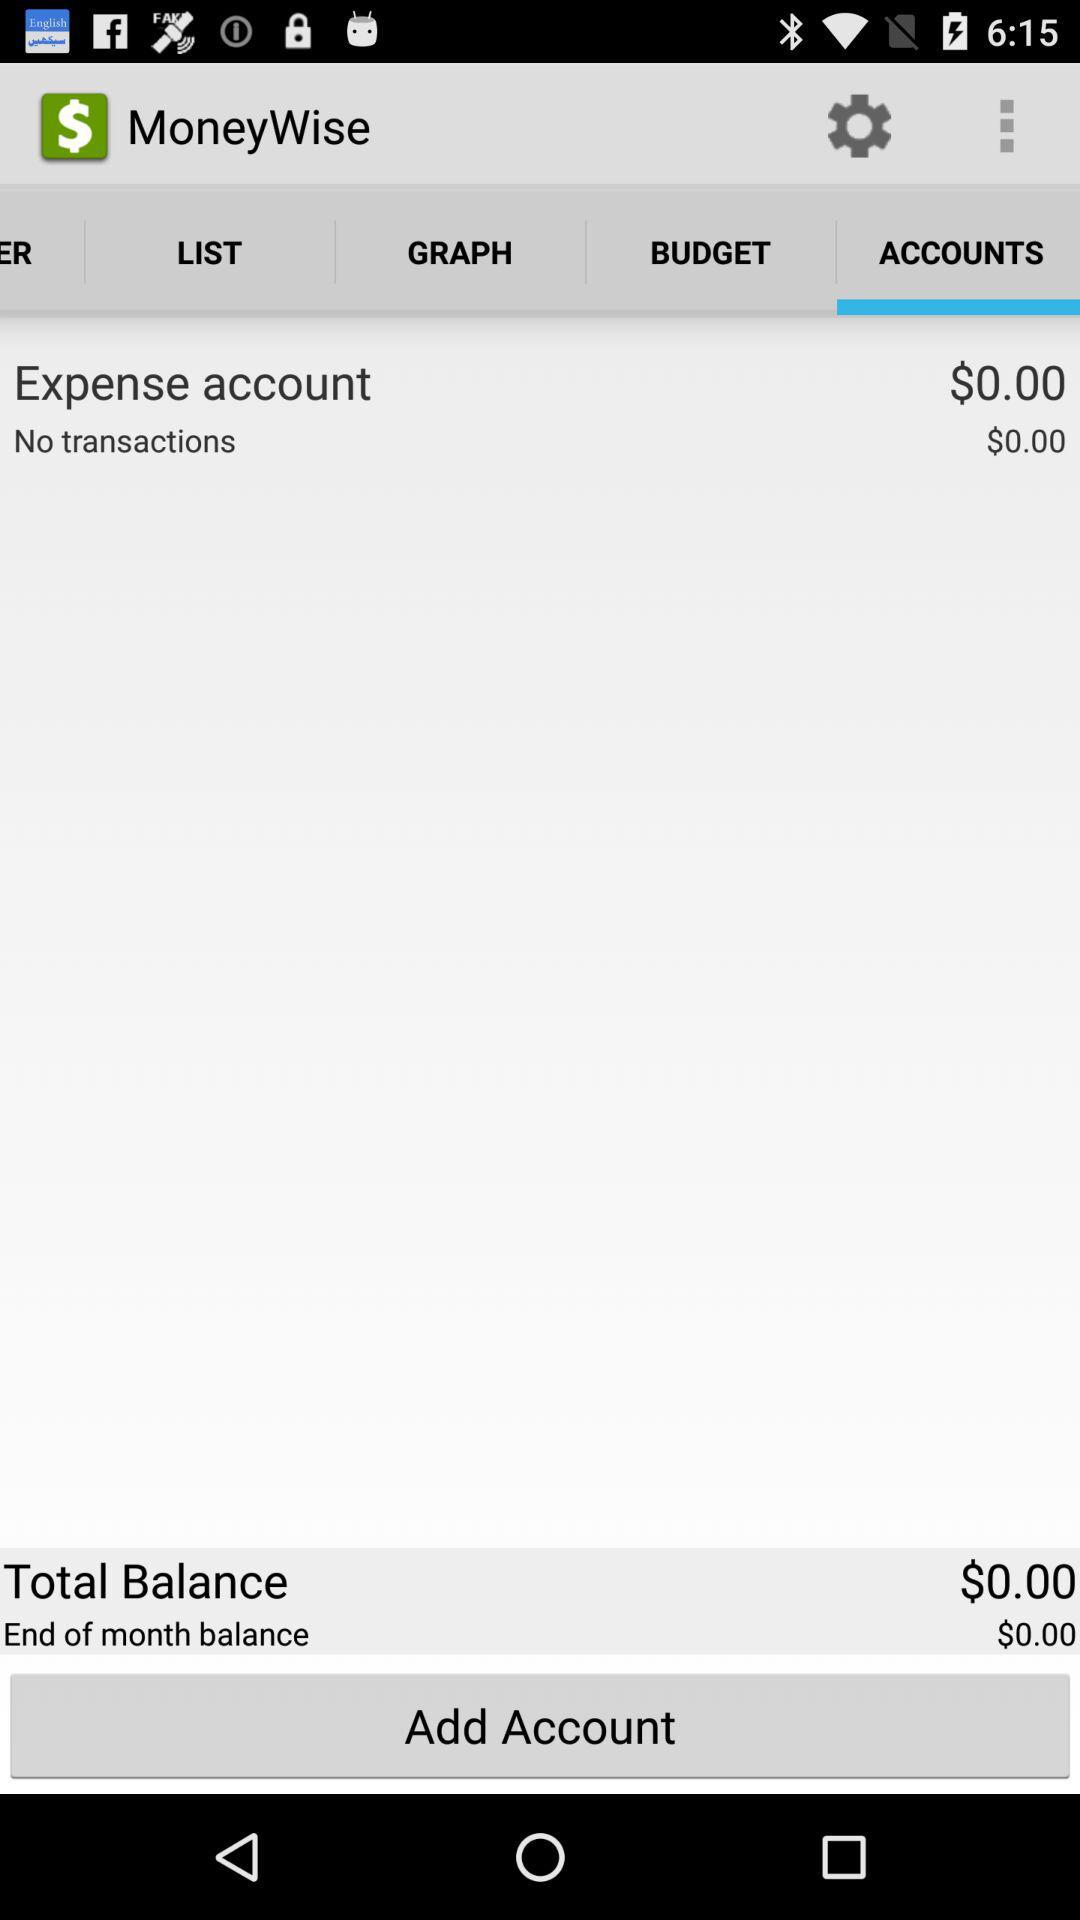  What do you see at coordinates (1006, 124) in the screenshot?
I see `app above accounts app` at bounding box center [1006, 124].